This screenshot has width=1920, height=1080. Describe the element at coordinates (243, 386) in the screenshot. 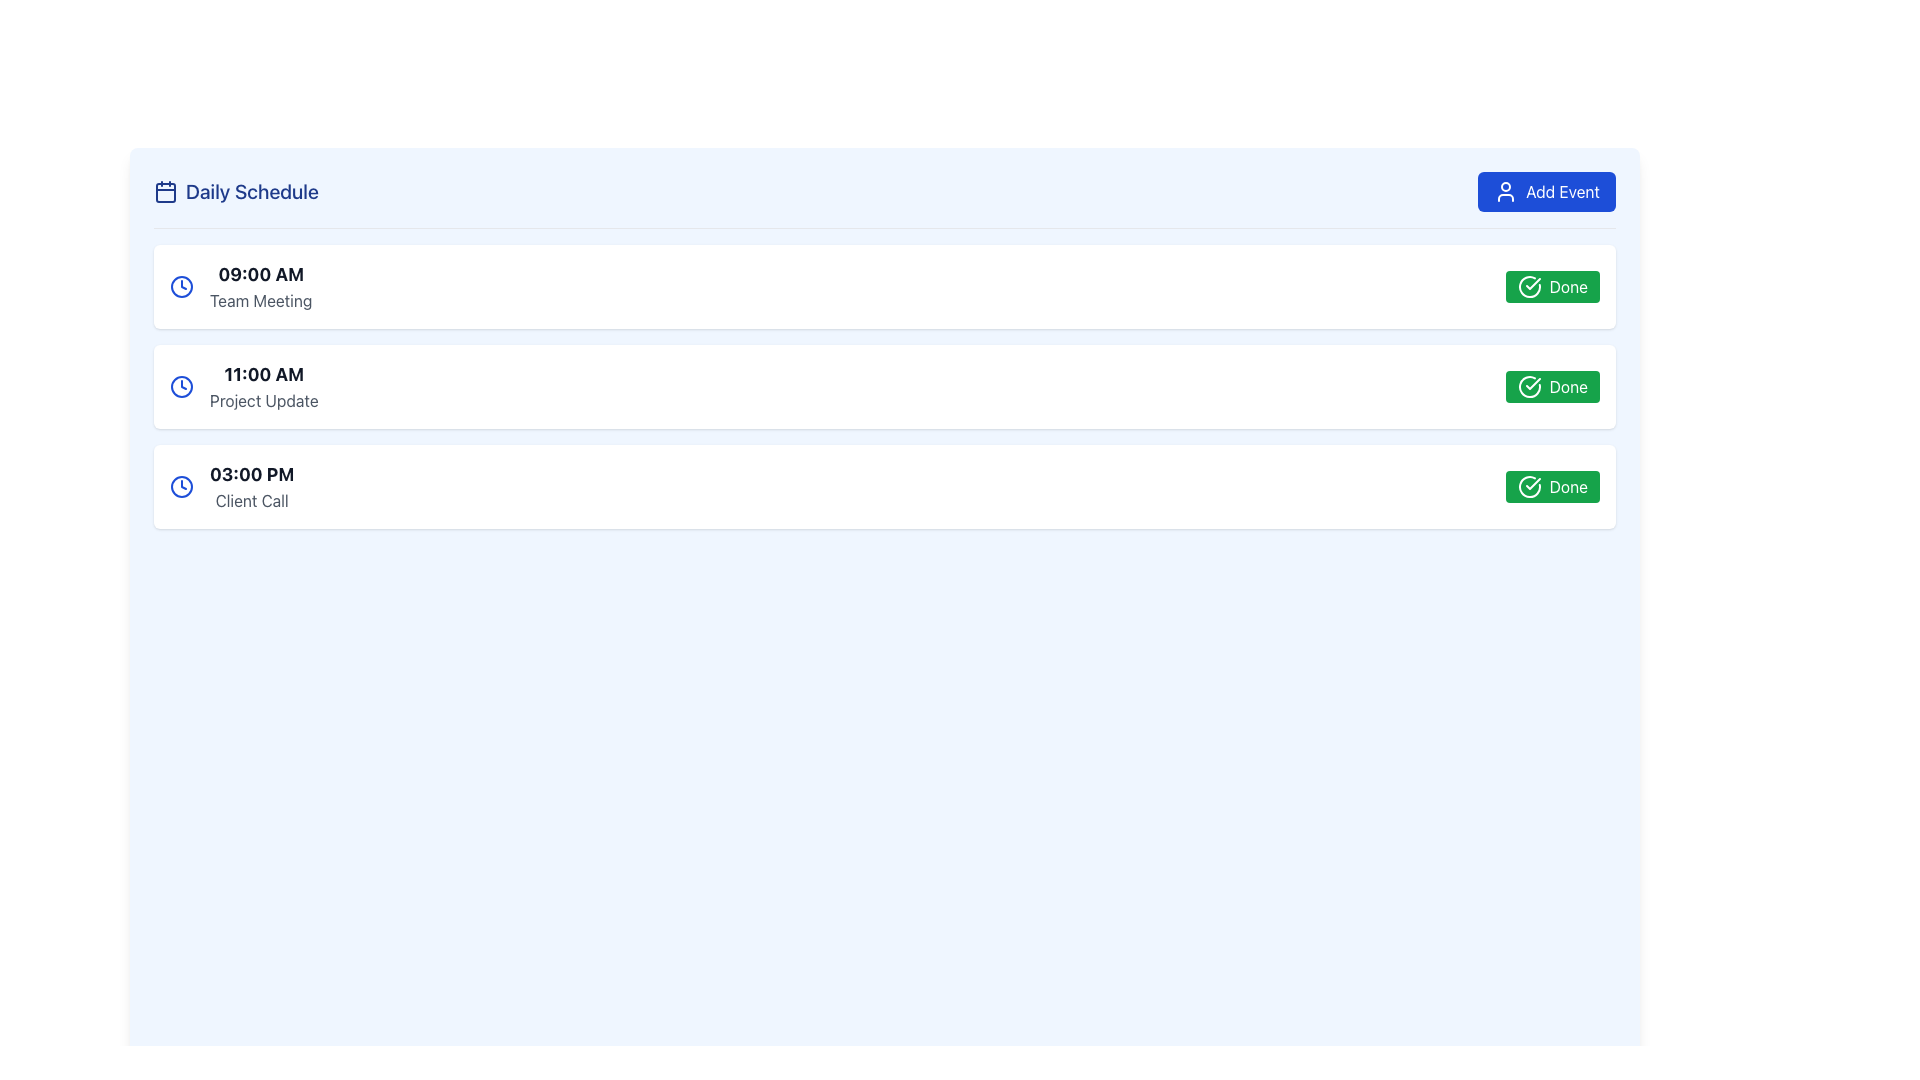

I see `the List item content group displaying event information with the time '11:00 AM' and label 'Project Update', which is the second item in the vertical list of events` at that location.